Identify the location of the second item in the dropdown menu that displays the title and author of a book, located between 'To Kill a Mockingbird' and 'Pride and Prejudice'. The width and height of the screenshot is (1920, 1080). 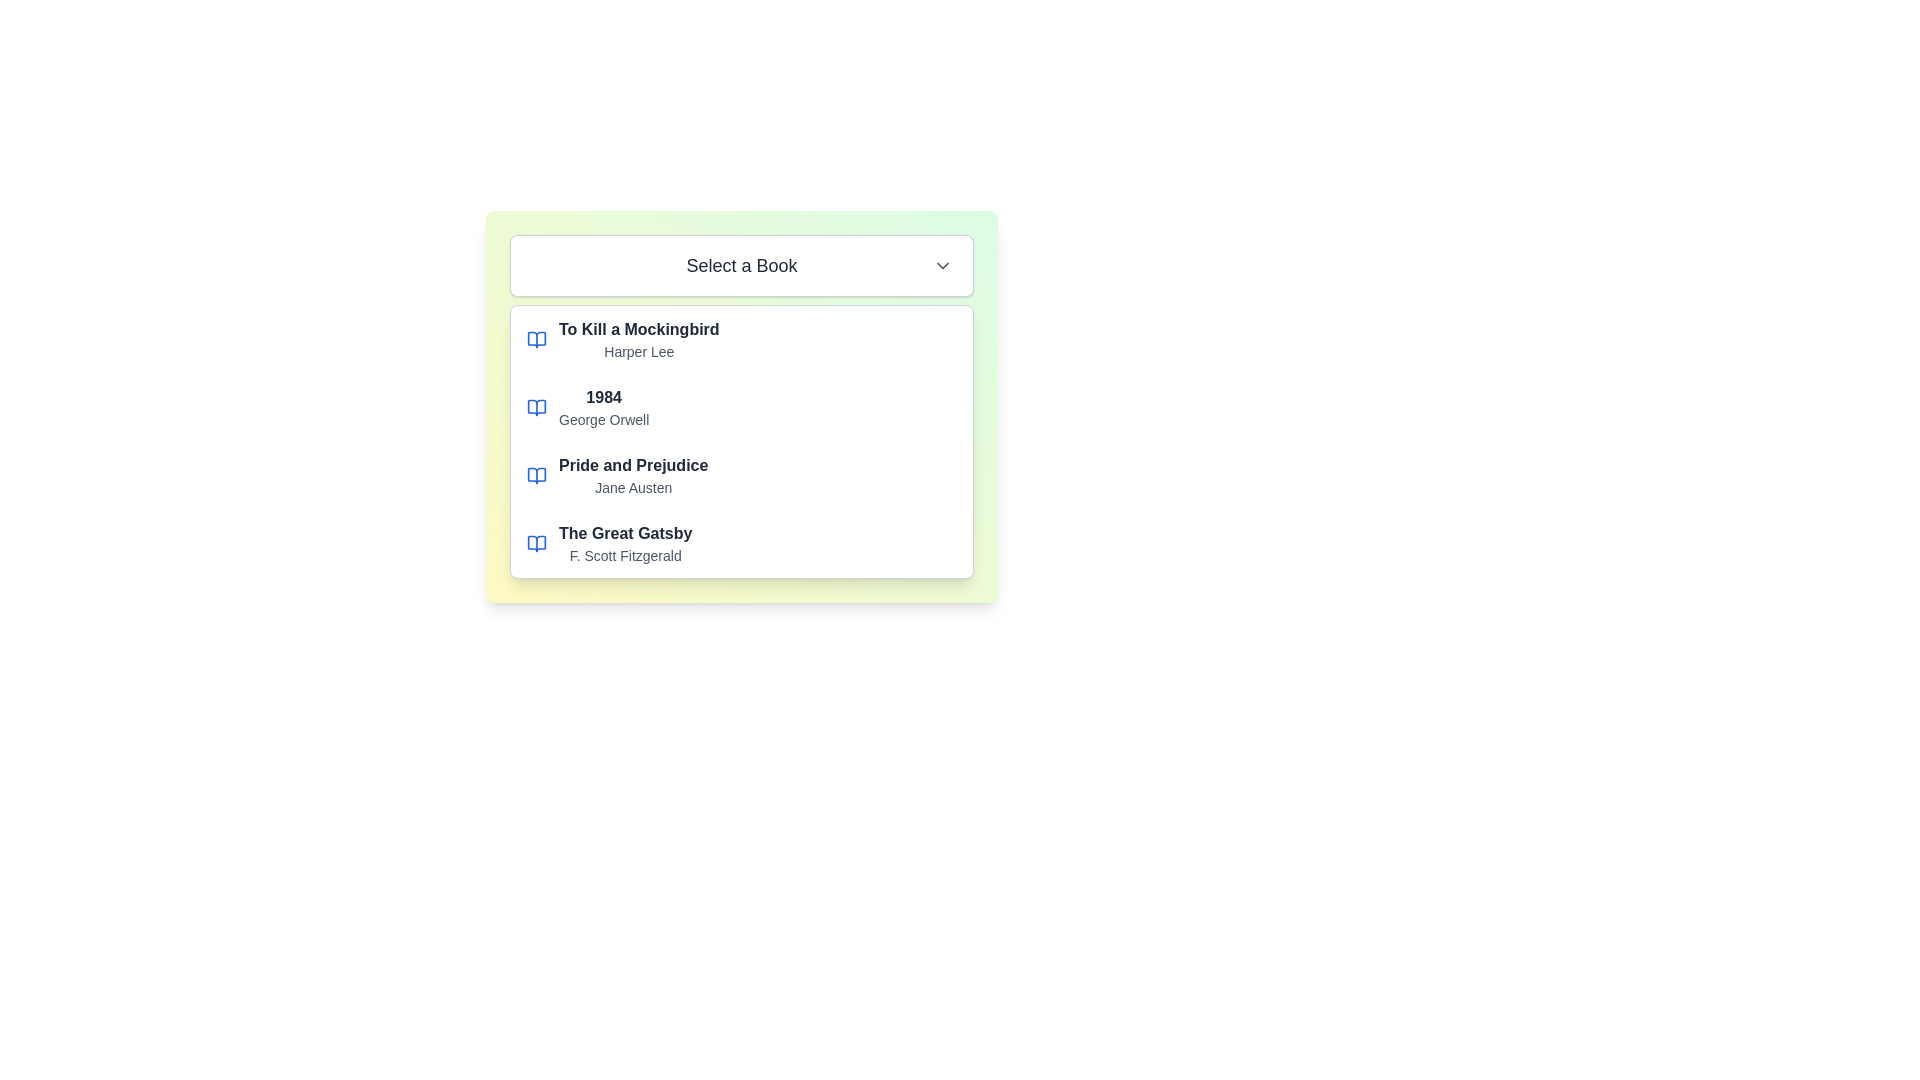
(603, 407).